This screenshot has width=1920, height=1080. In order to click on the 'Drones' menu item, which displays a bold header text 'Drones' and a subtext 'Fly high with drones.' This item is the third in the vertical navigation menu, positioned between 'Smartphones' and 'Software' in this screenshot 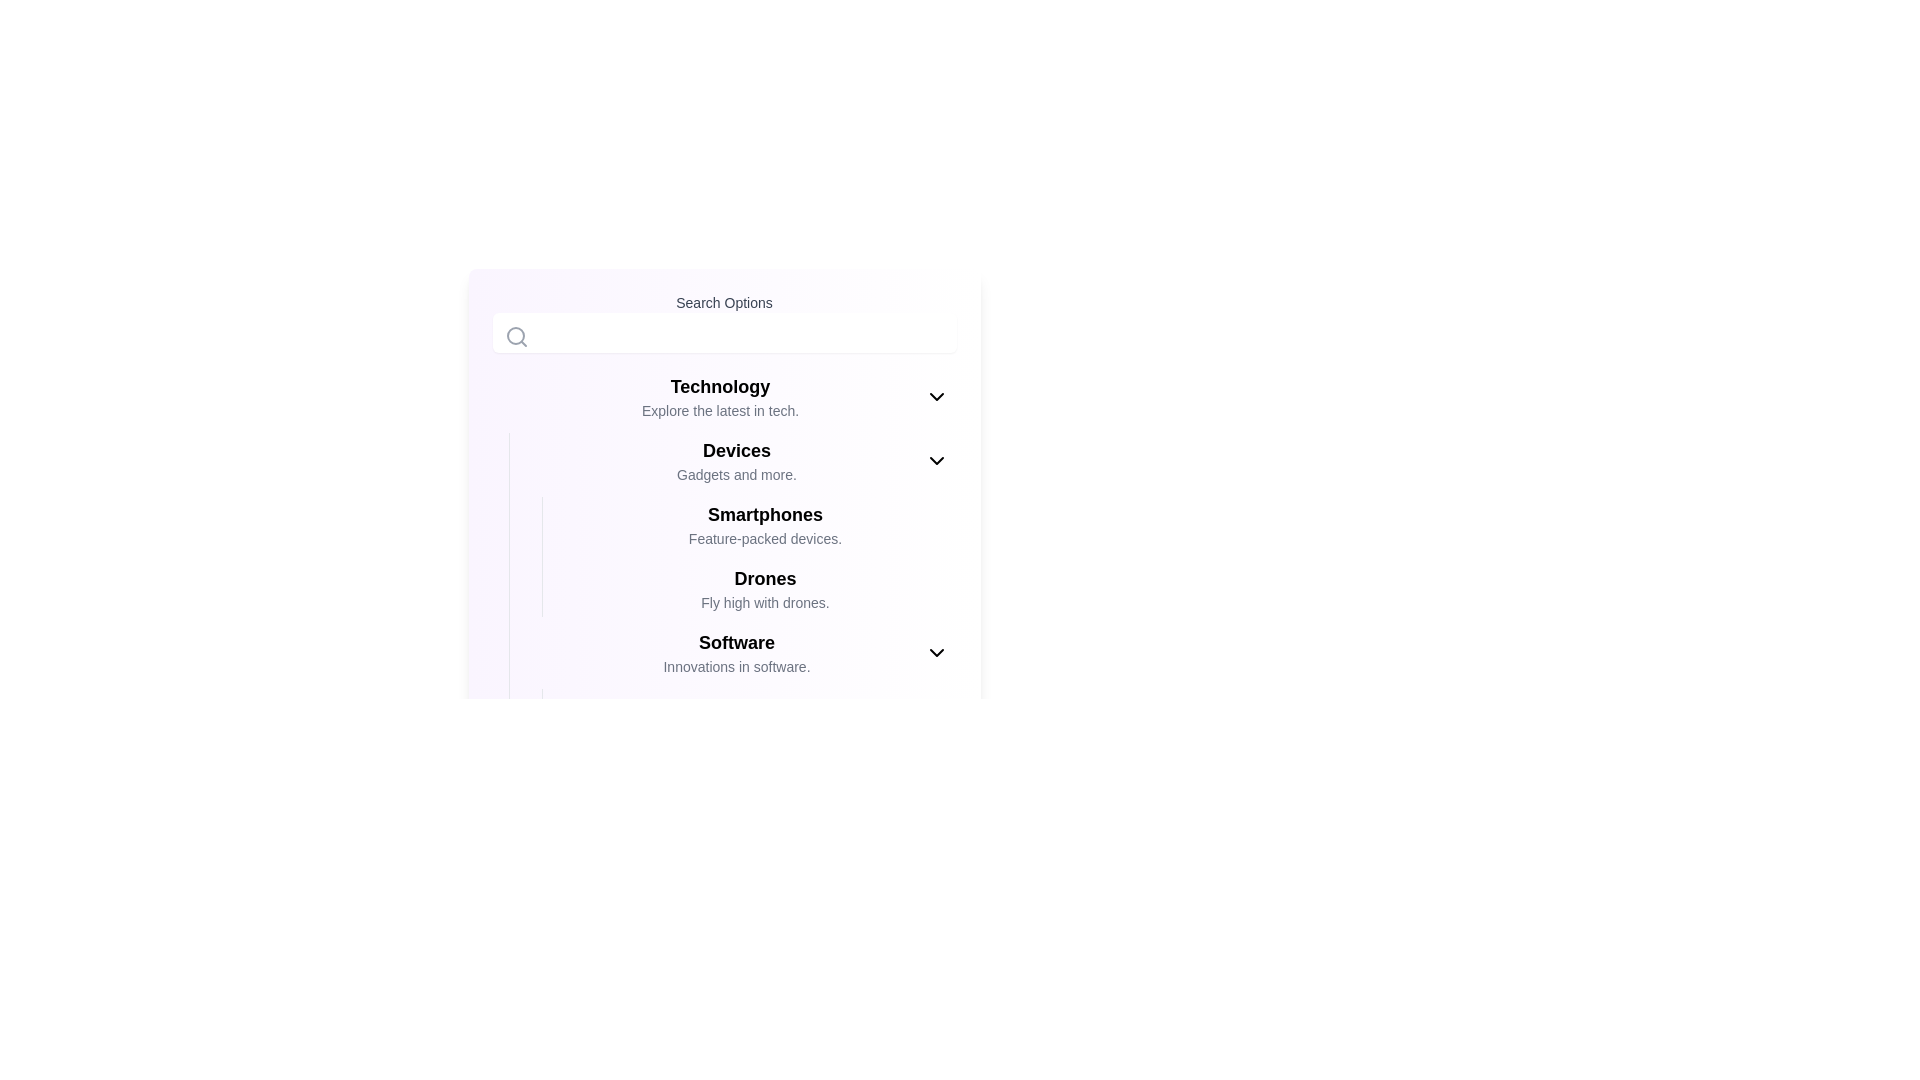, I will do `click(764, 588)`.